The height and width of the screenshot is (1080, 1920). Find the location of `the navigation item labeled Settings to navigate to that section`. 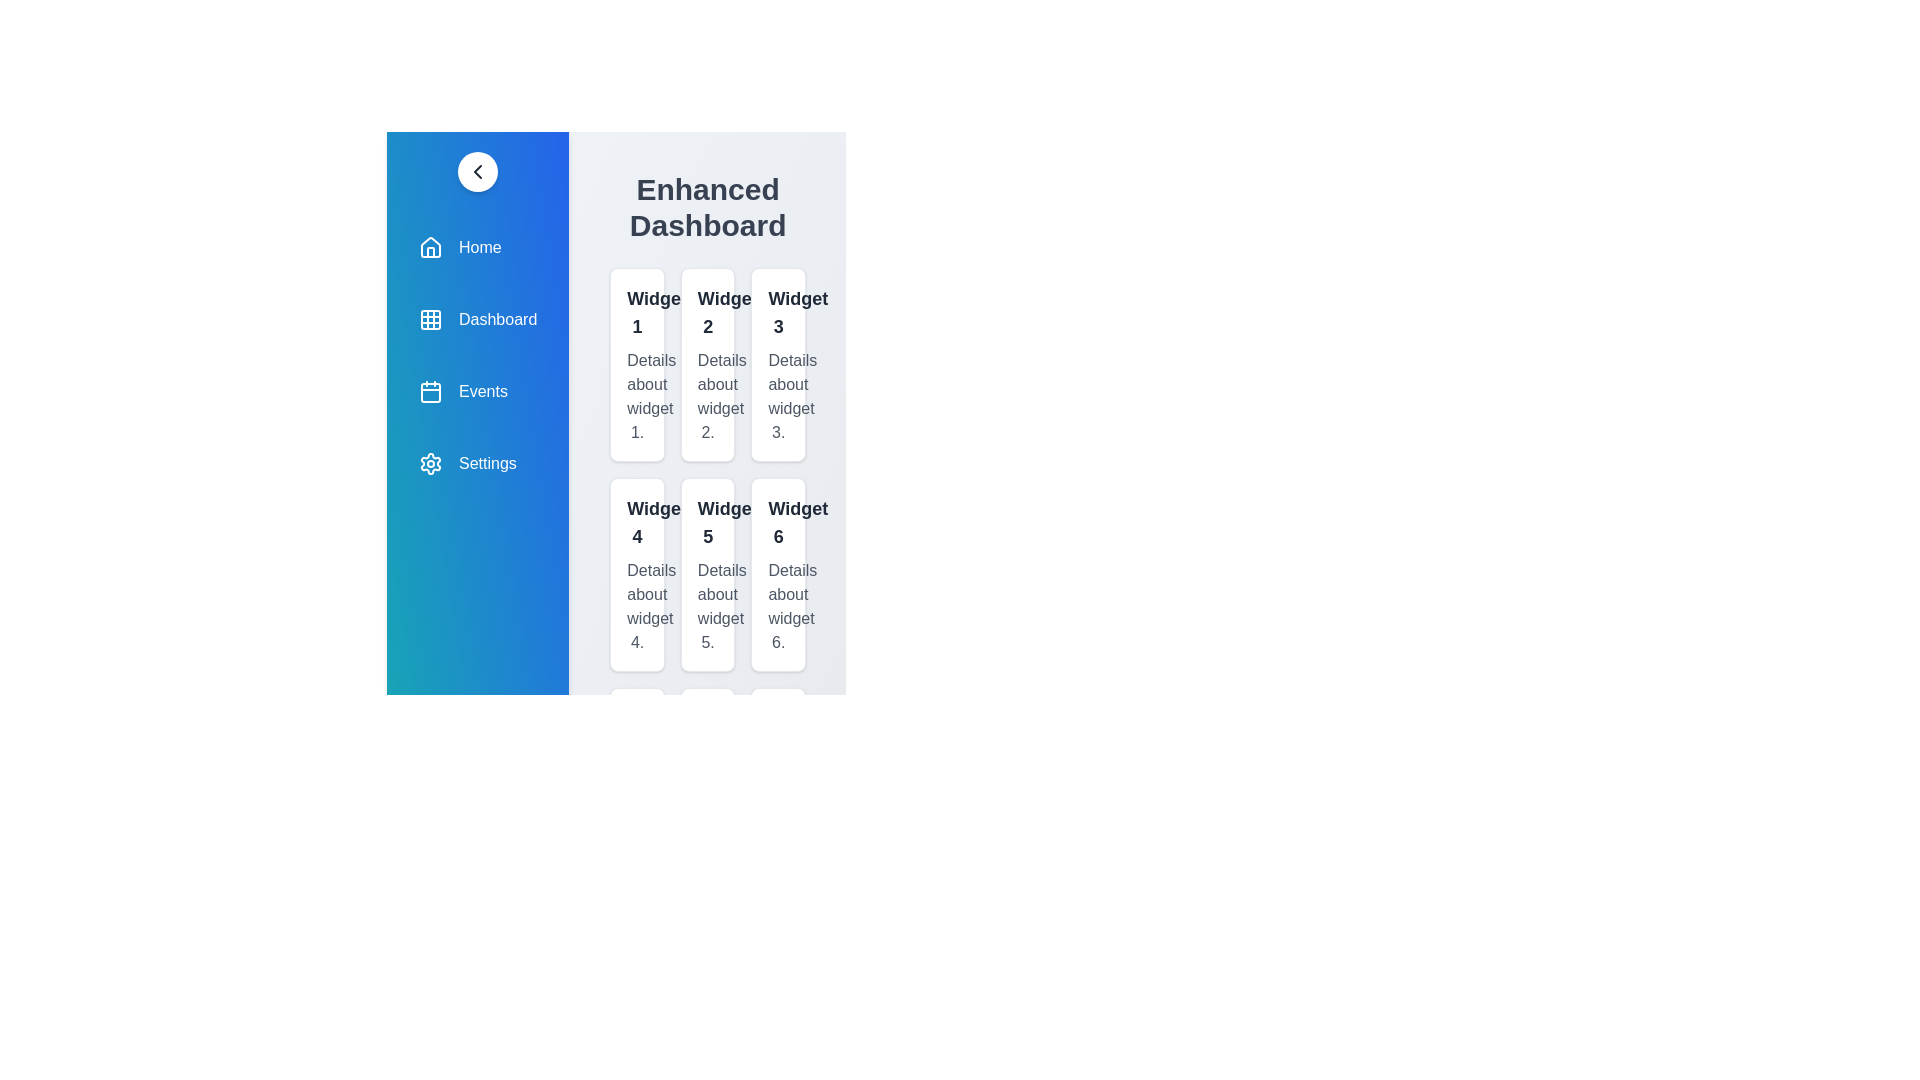

the navigation item labeled Settings to navigate to that section is located at coordinates (477, 463).